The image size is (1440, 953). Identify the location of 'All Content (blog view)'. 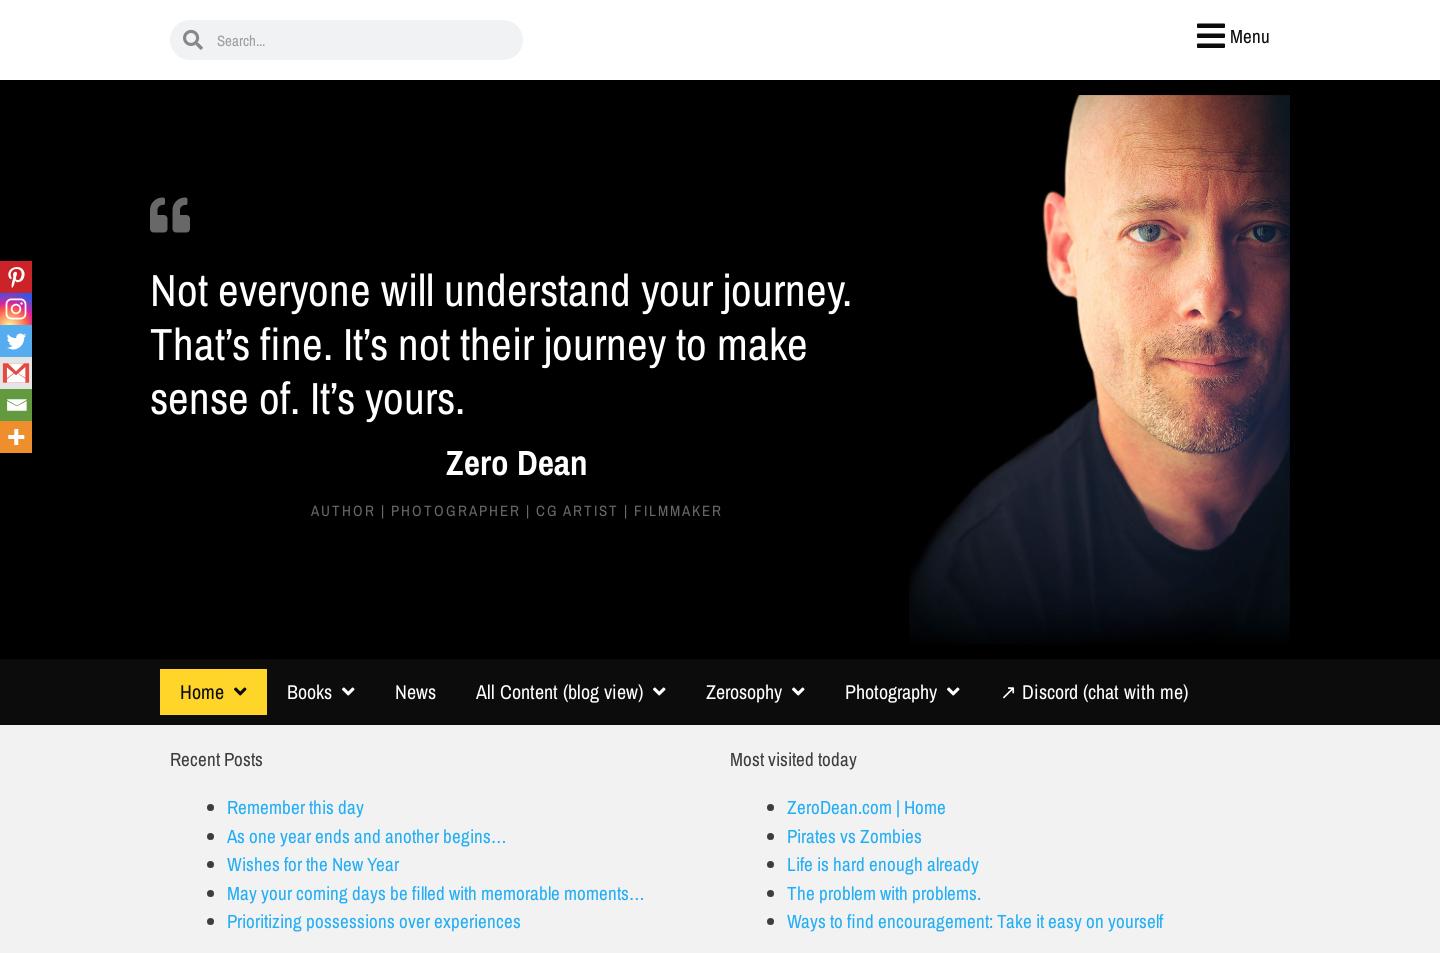
(559, 690).